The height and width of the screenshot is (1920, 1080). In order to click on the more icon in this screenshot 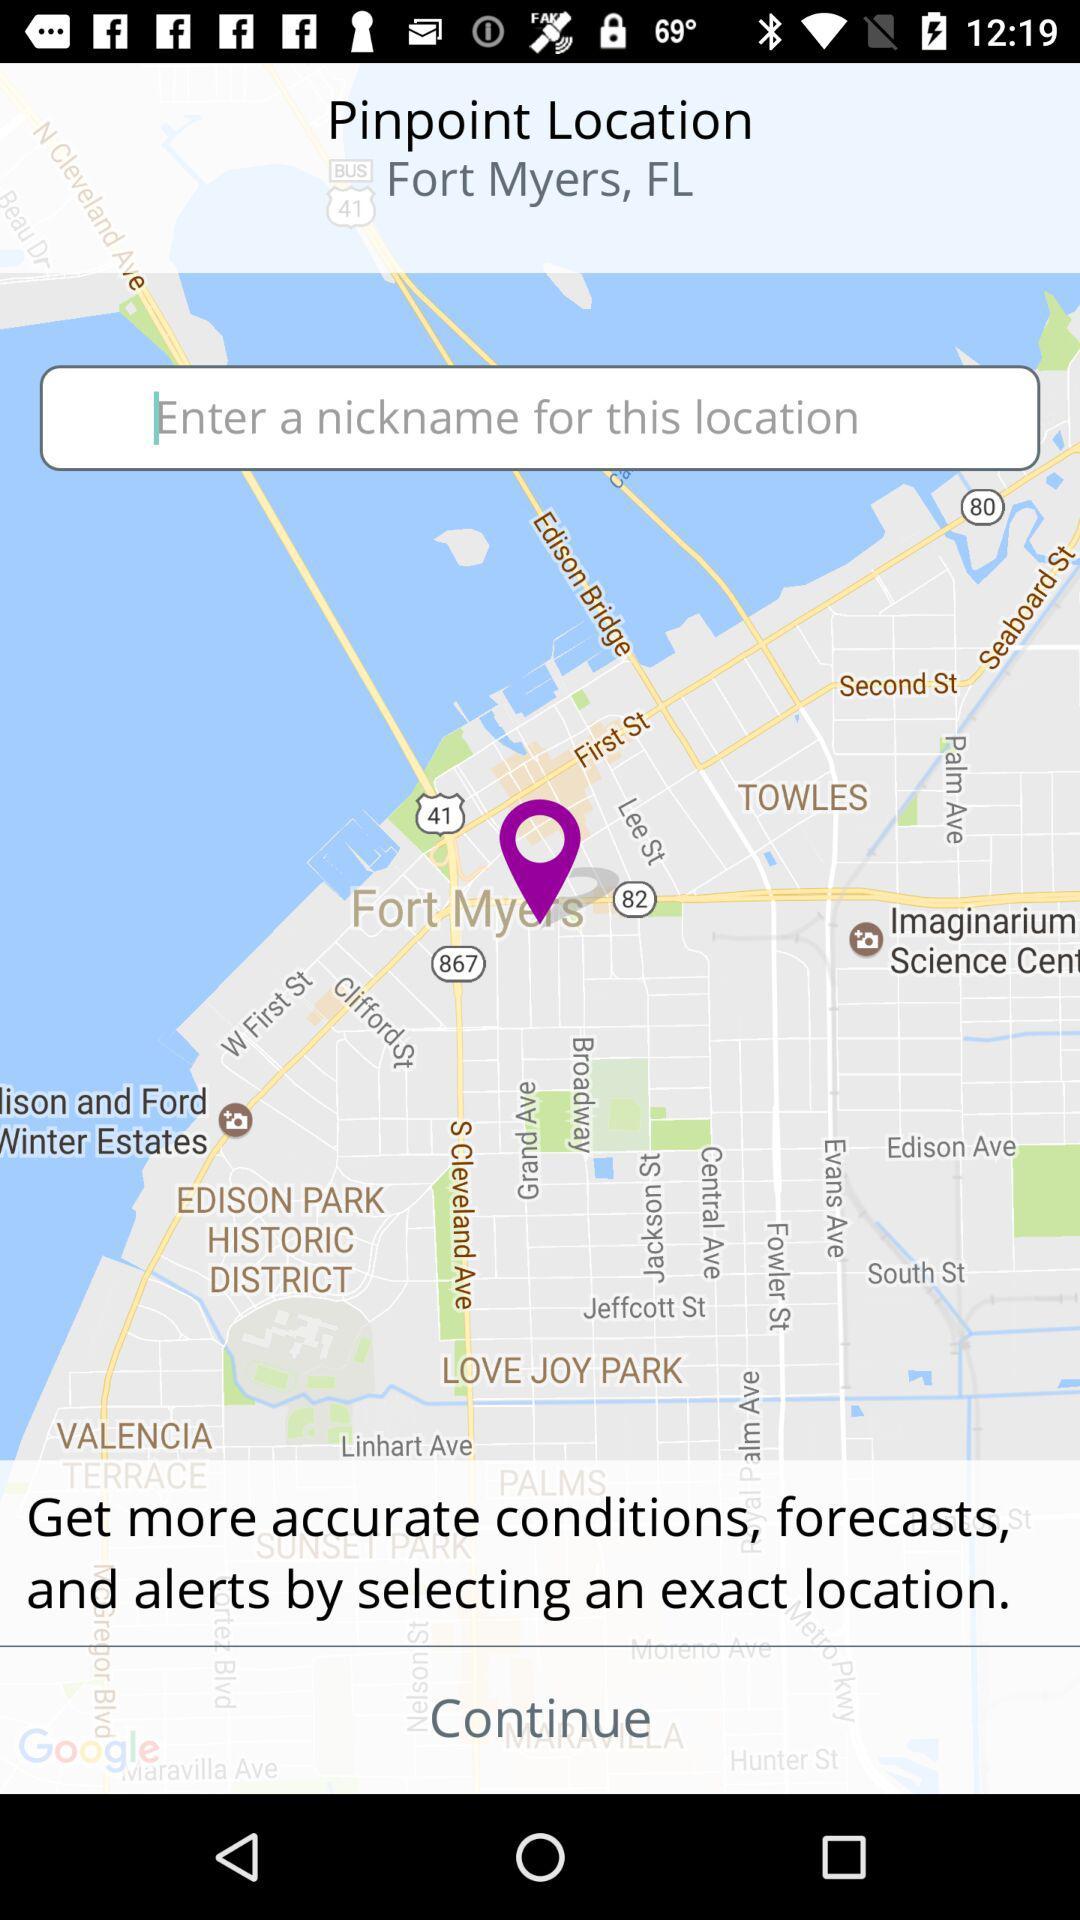, I will do `click(131, 240)`.